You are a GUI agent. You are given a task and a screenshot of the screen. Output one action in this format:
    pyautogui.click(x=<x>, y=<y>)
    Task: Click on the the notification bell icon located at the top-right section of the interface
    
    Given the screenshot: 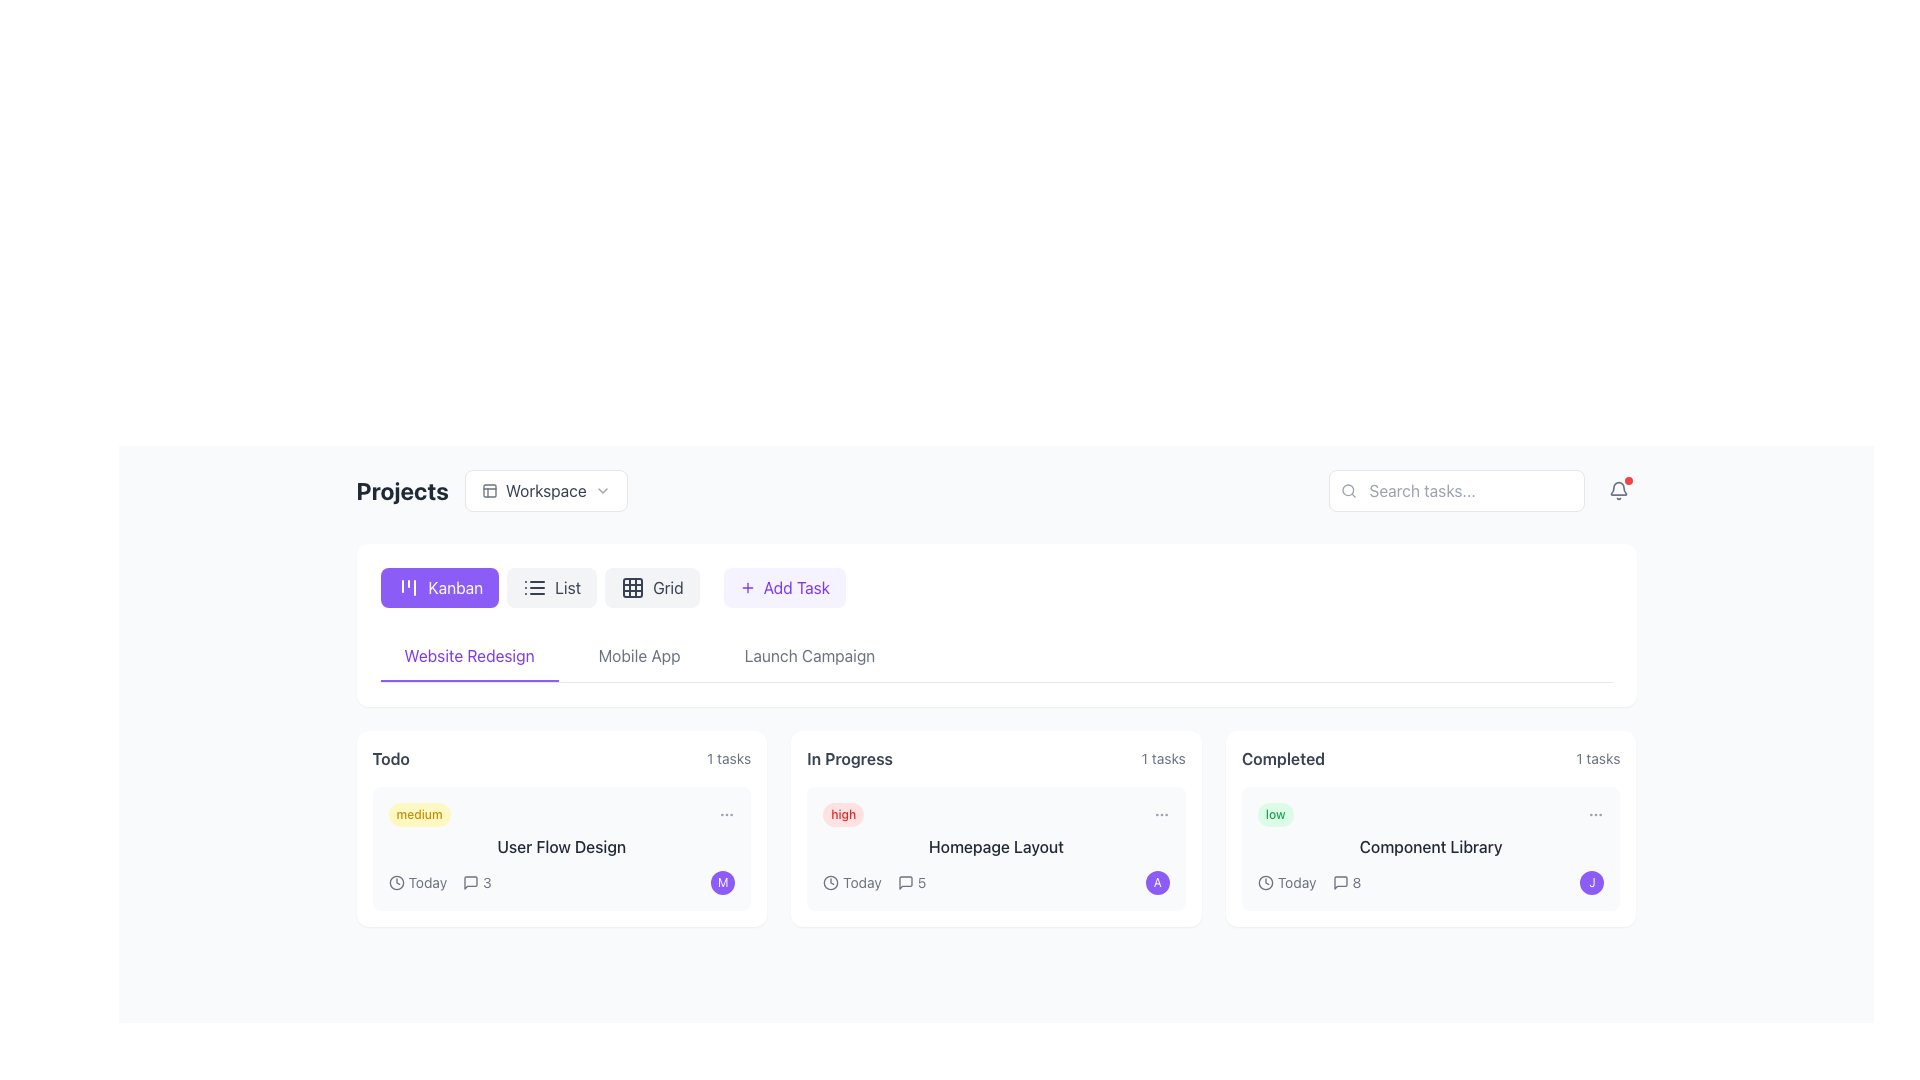 What is the action you would take?
    pyautogui.click(x=1618, y=490)
    